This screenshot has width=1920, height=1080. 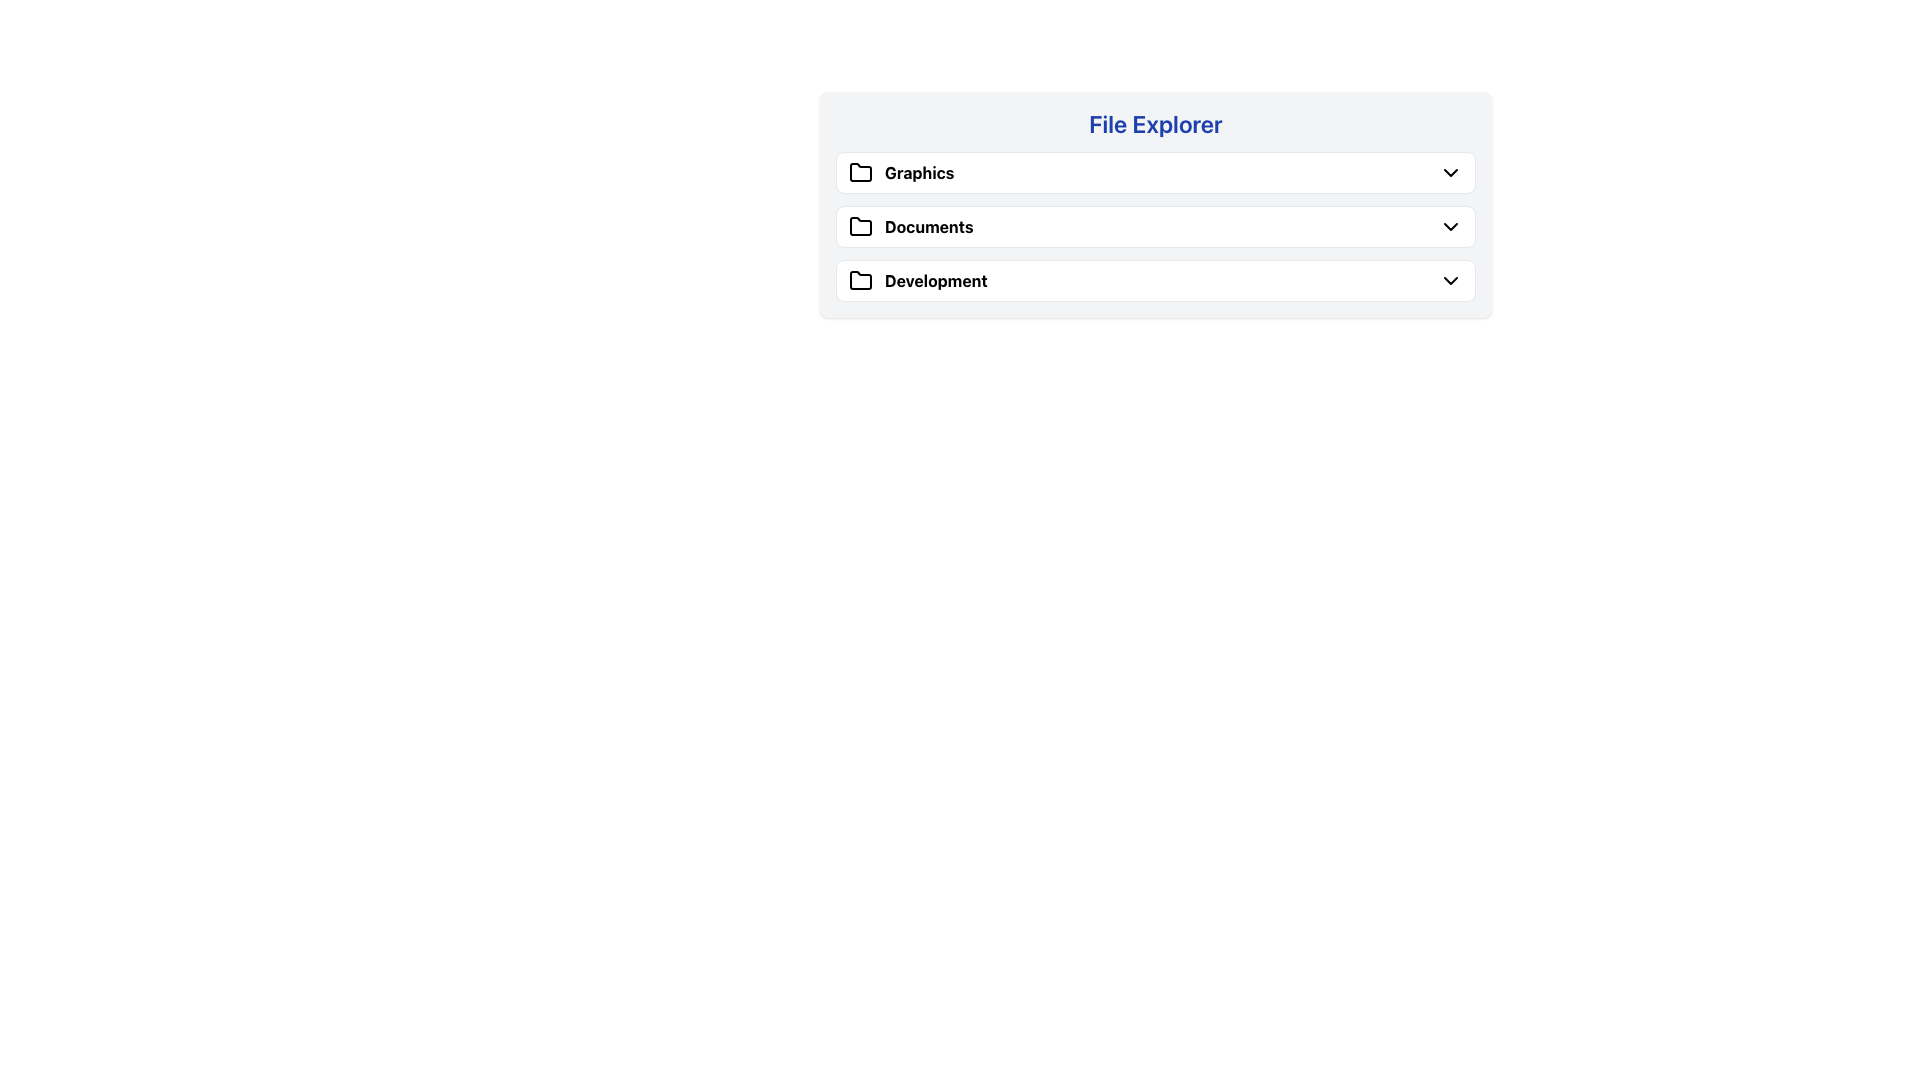 I want to click on the 'Graphics' folder icon in the 'File Explorer' menu, so click(x=860, y=172).